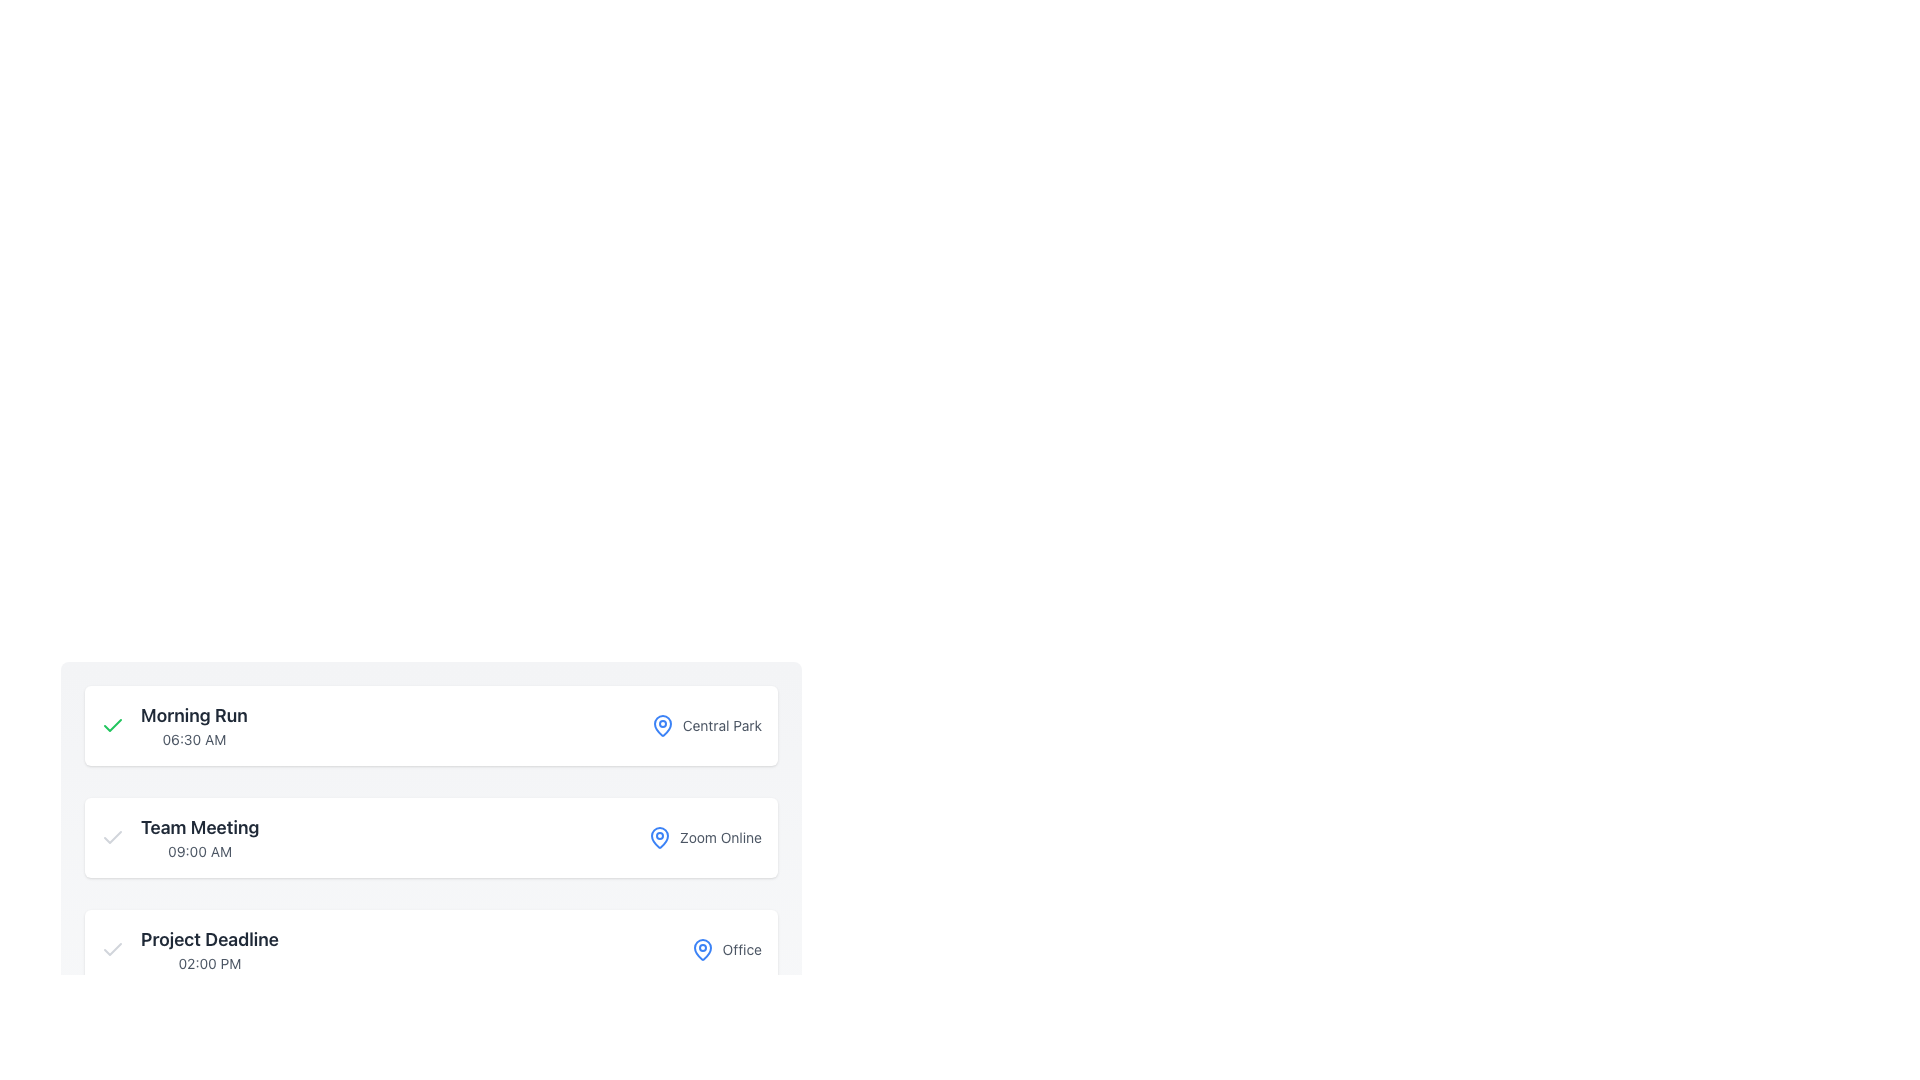  I want to click on the 'Project Deadline' element which includes a checkmark icon and the text '02:00 PM', located in the third card of the event cards, so click(189, 948).